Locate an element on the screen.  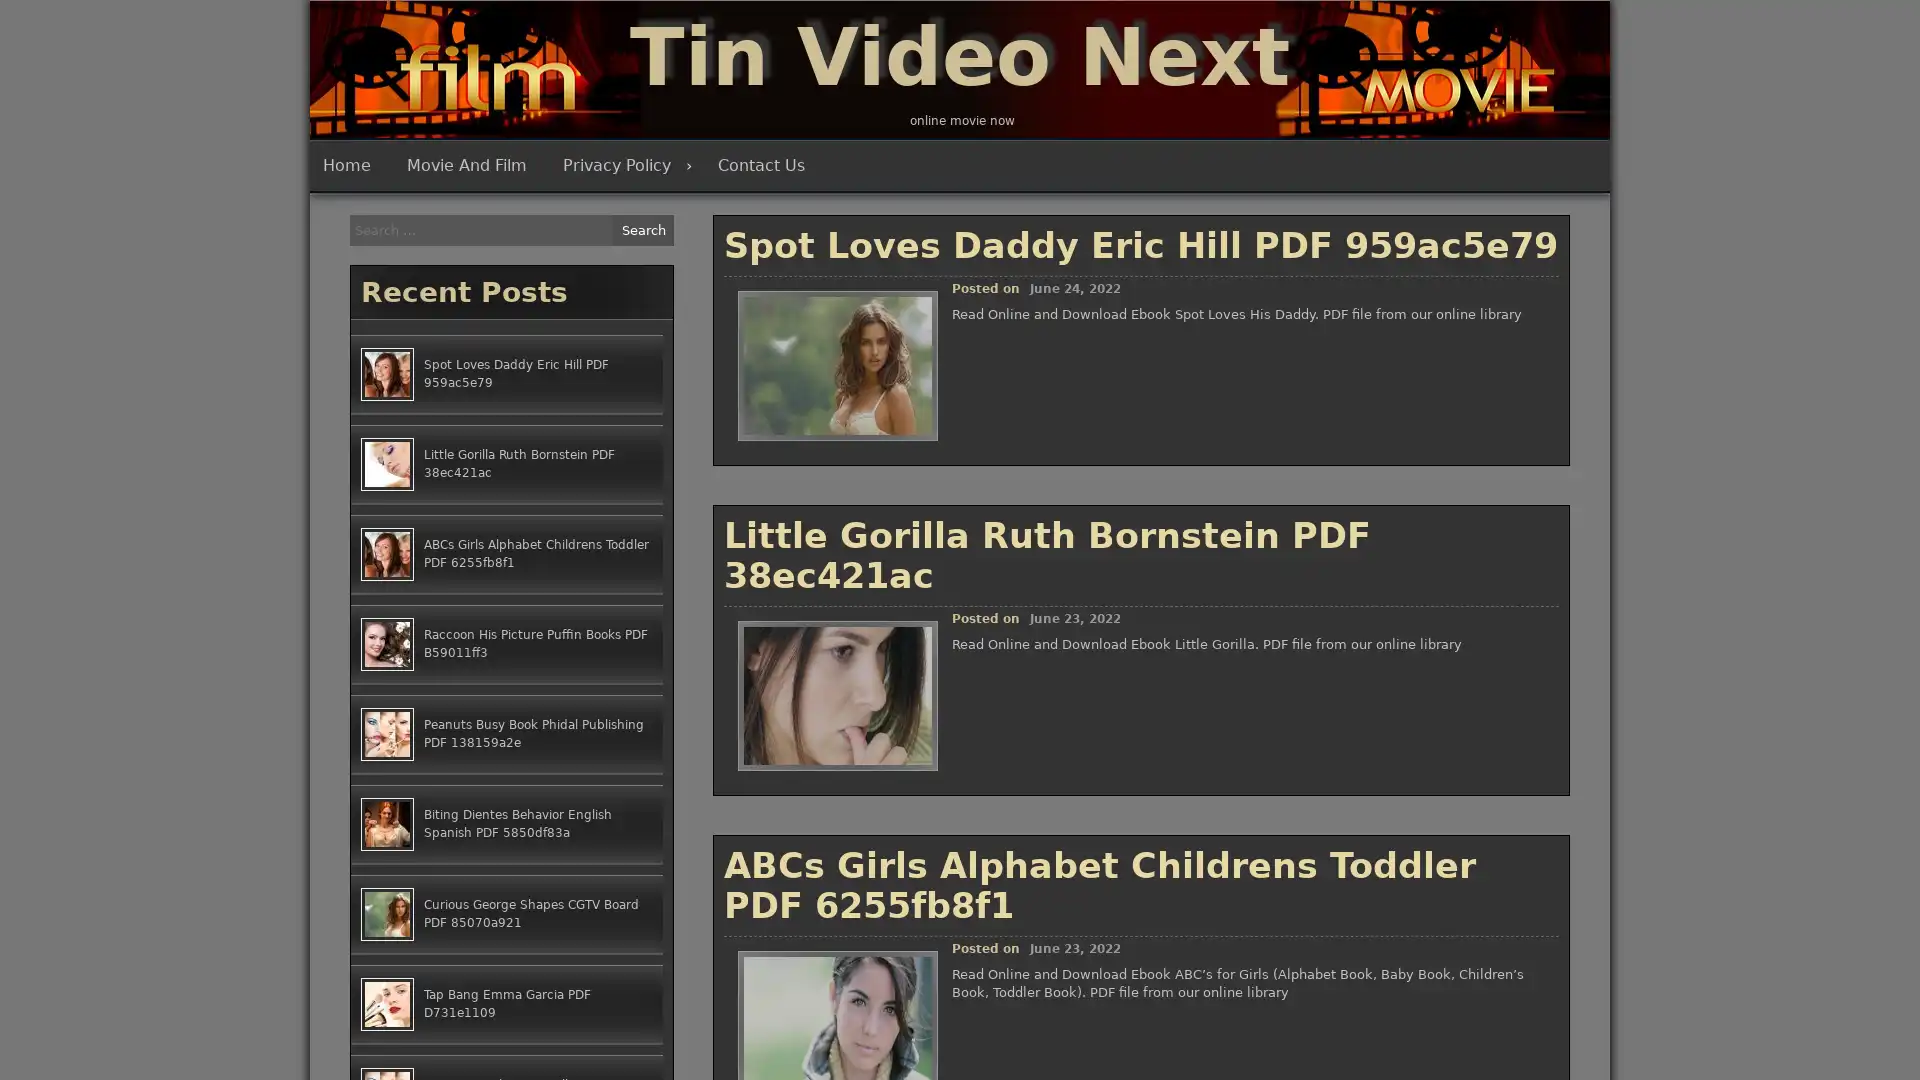
Search is located at coordinates (643, 229).